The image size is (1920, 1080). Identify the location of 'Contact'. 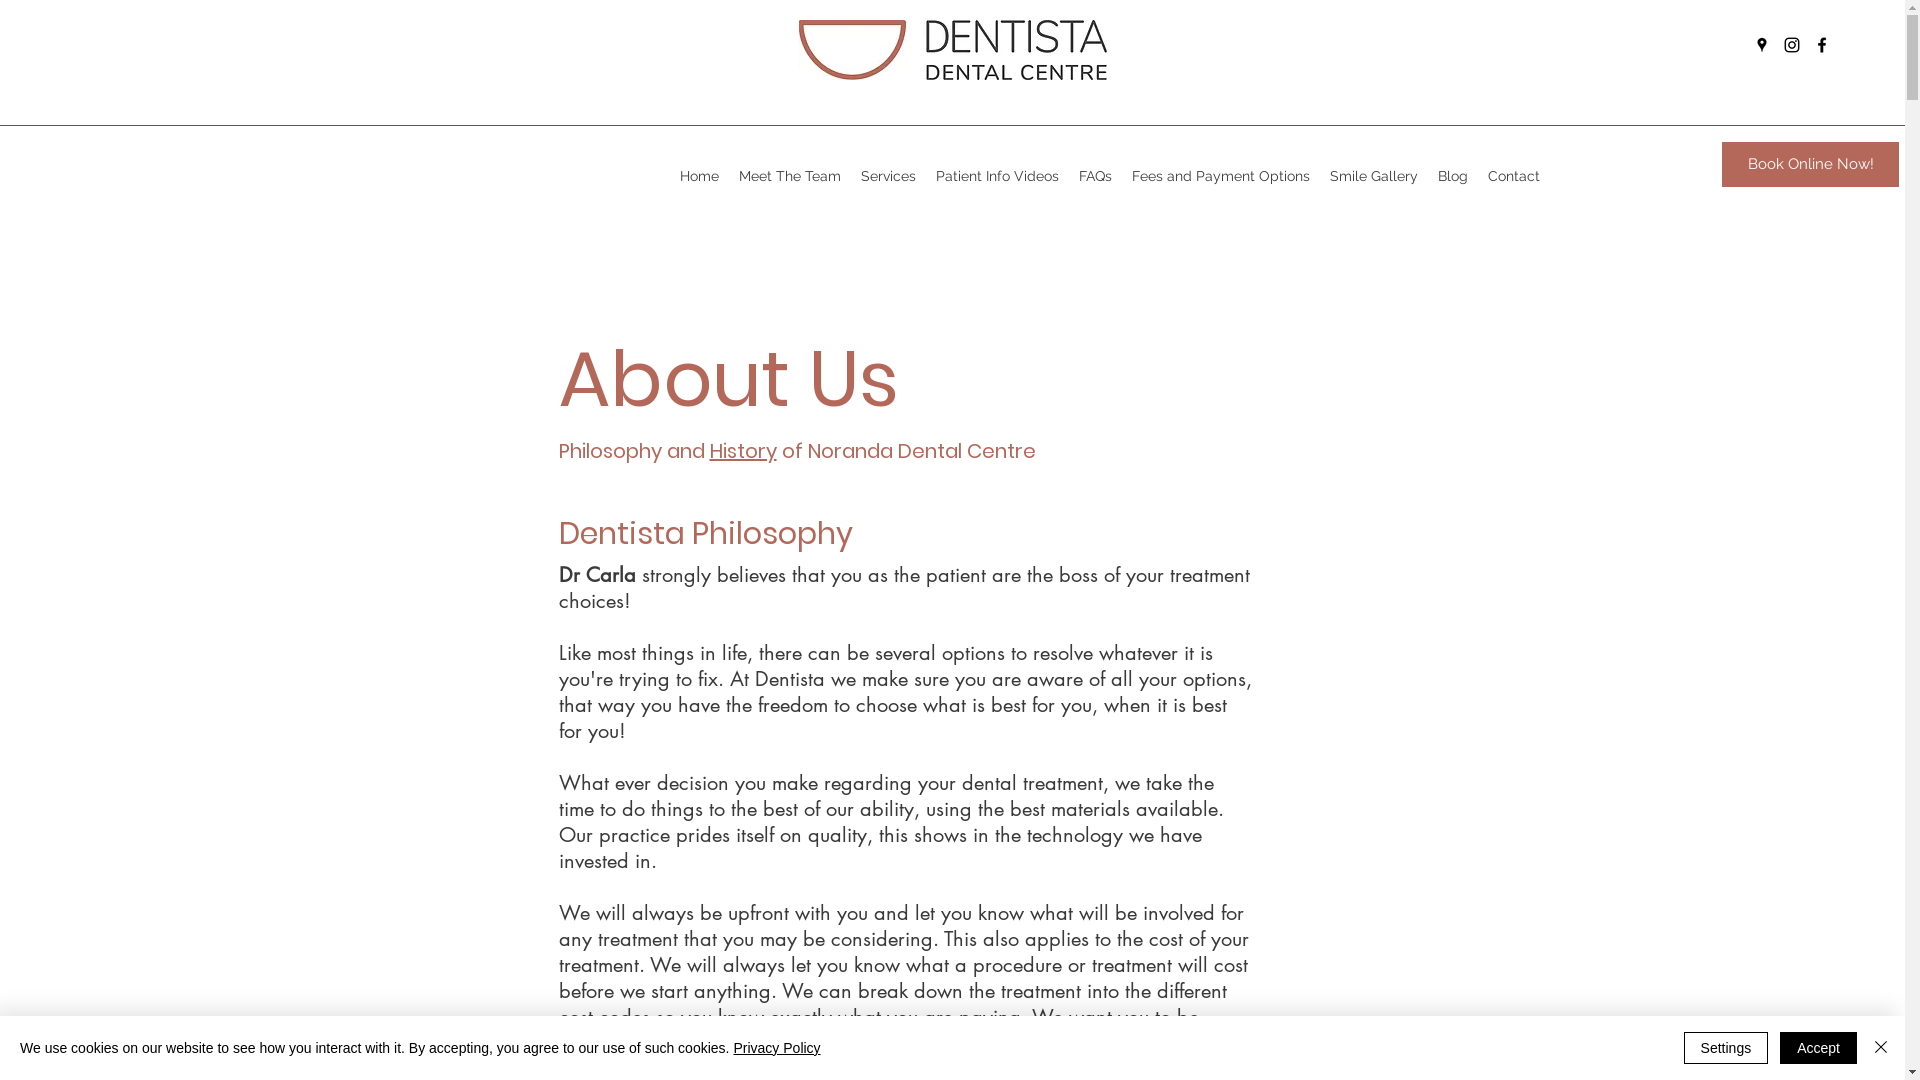
(1513, 175).